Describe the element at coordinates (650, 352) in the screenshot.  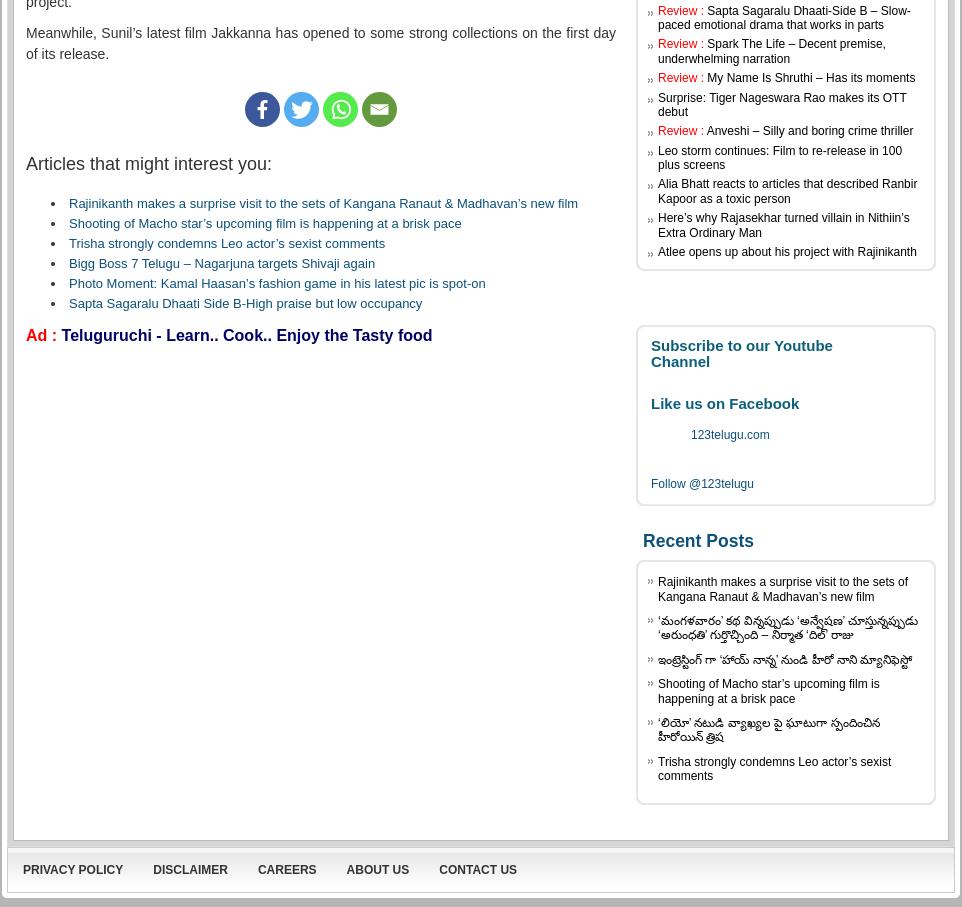
I see `'Subscribe to our Youtube Channel'` at that location.